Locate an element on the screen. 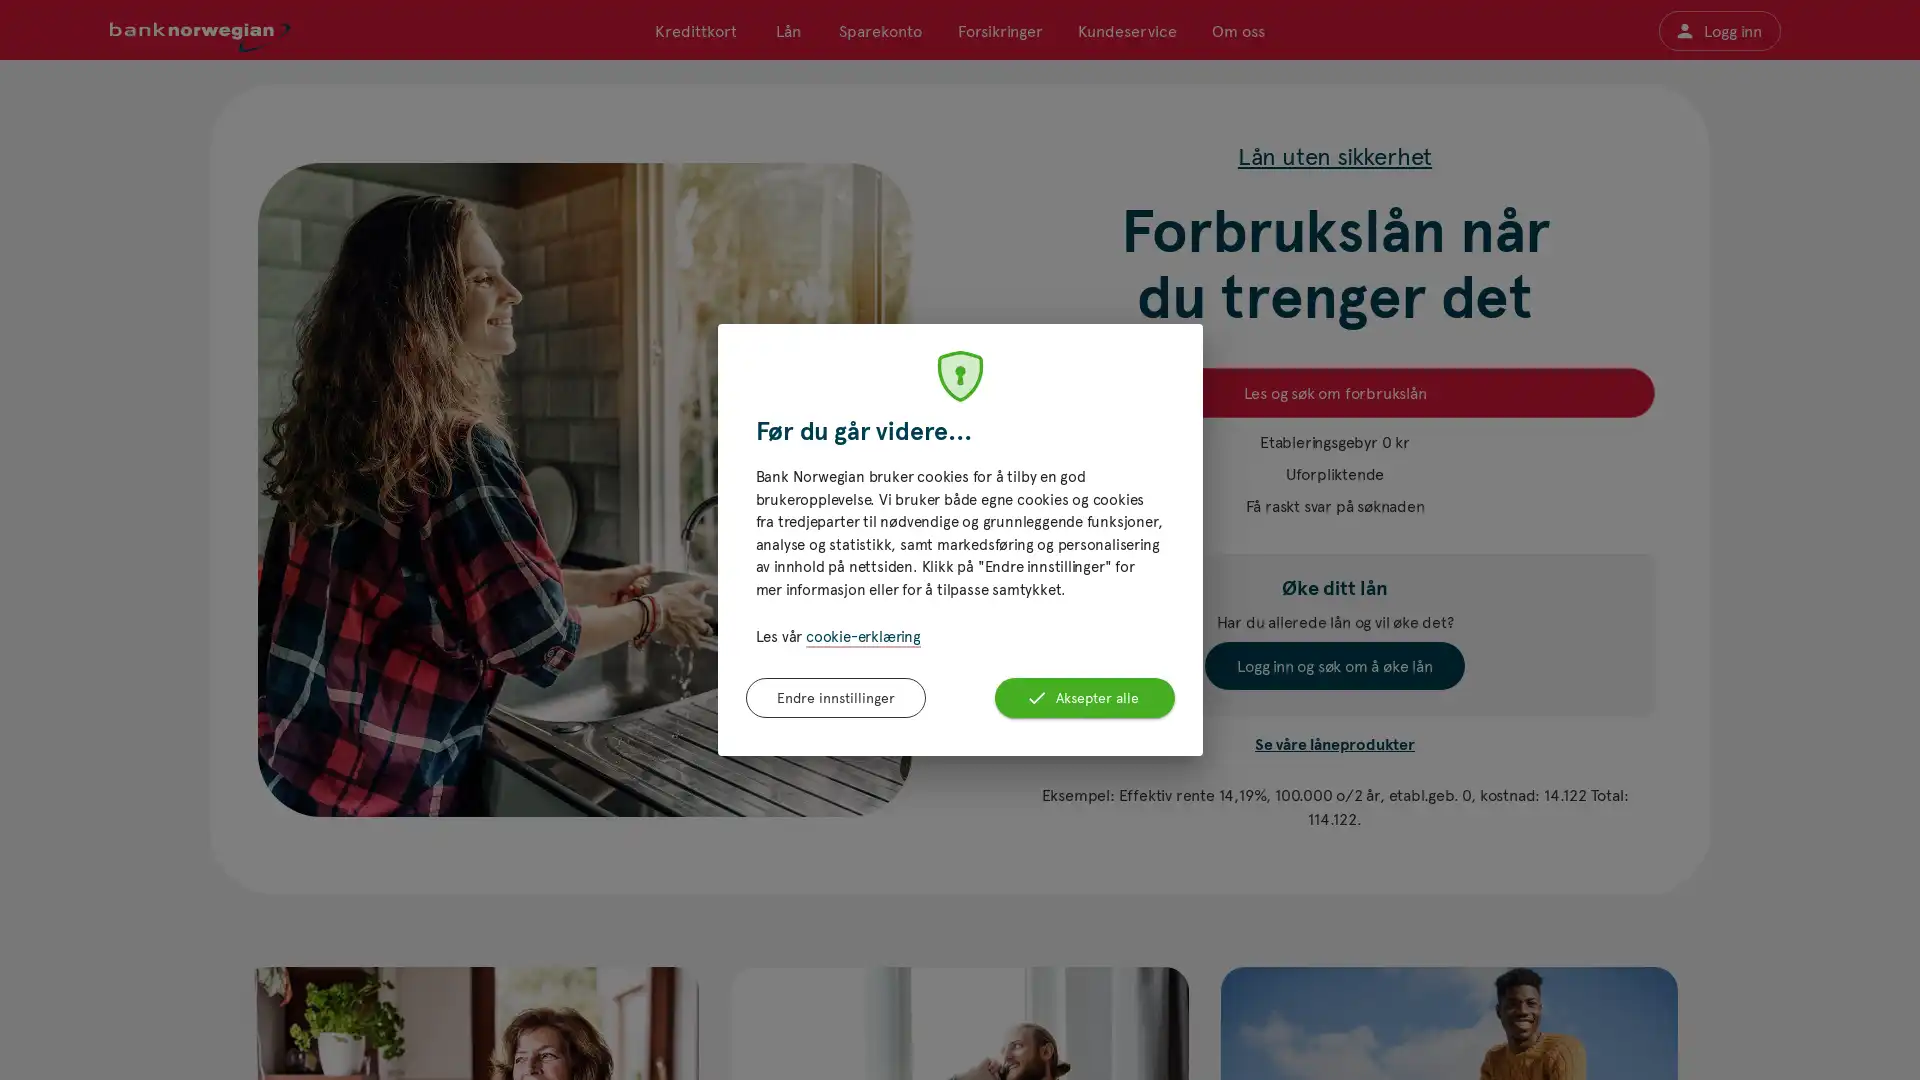 The height and width of the screenshot is (1080, 1920). Forsikringer is located at coordinates (999, 30).